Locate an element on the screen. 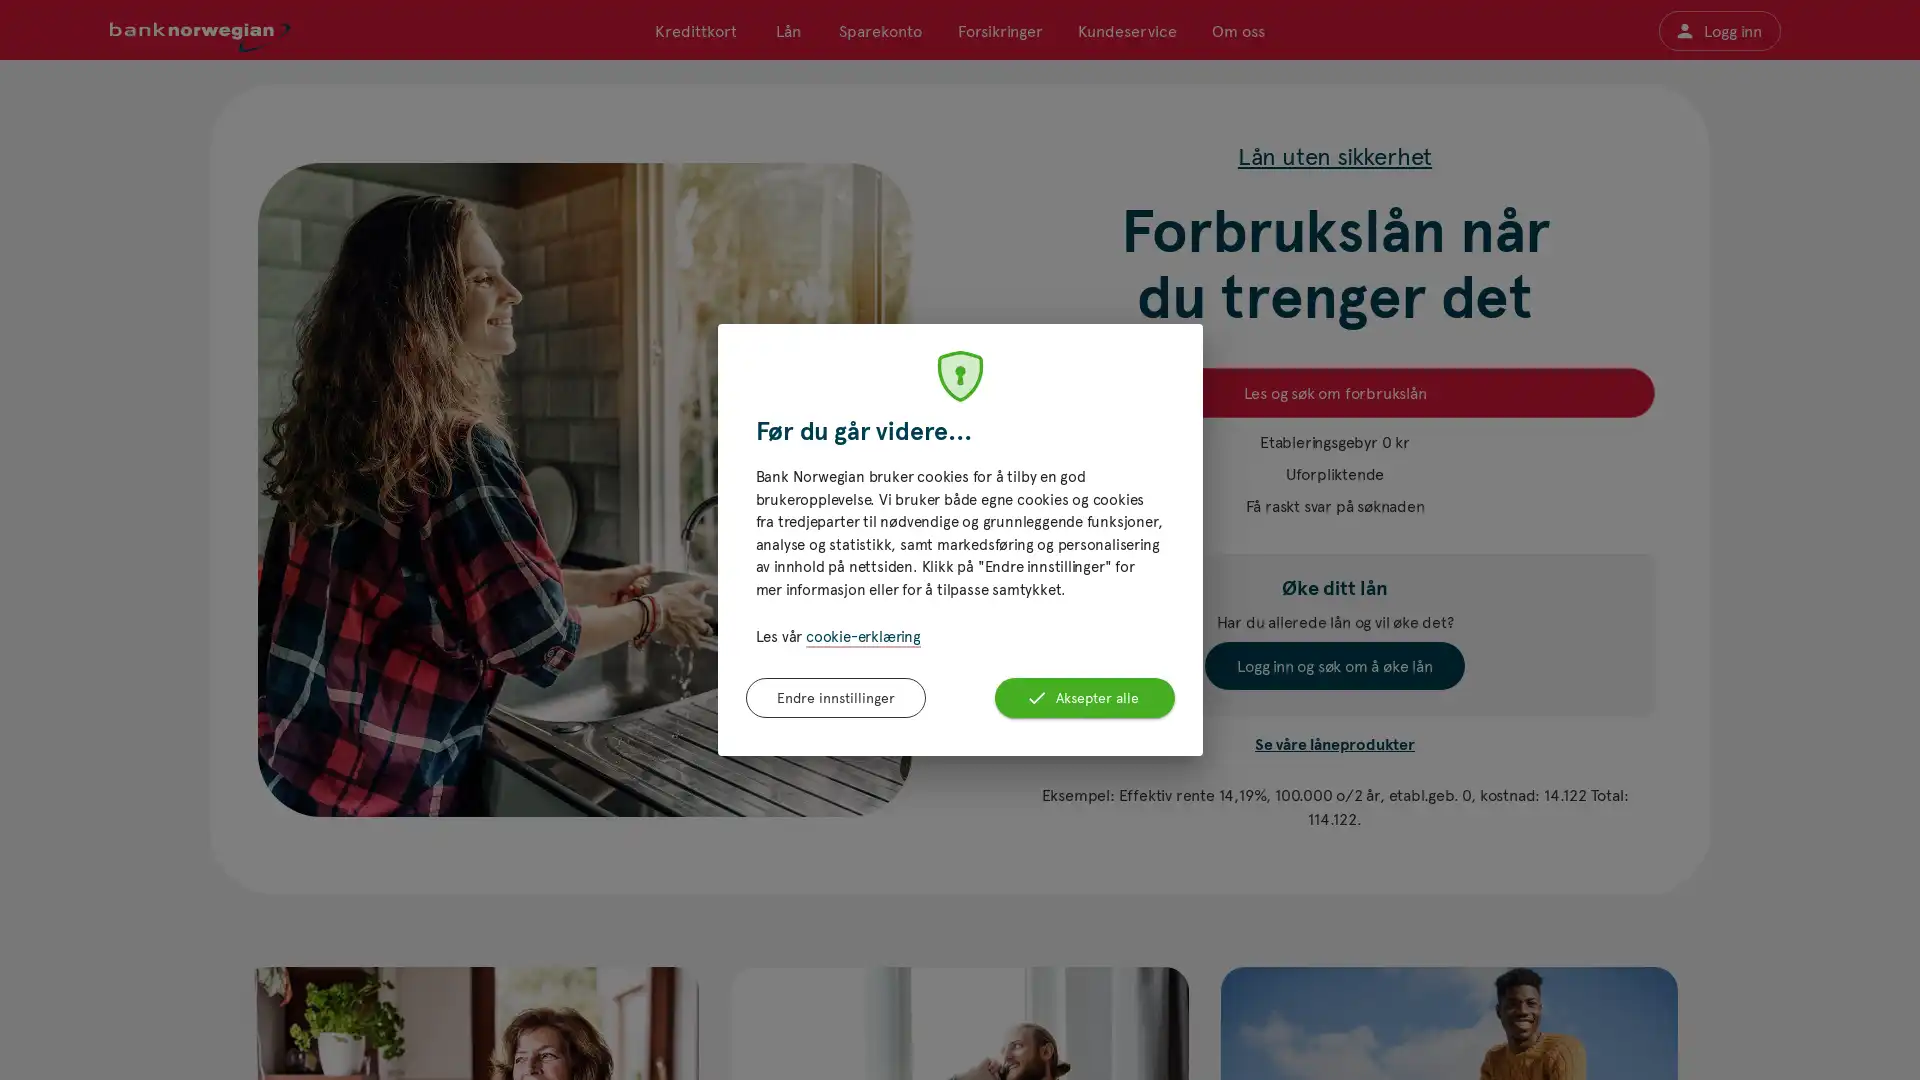 The height and width of the screenshot is (1080, 1920). Forsikringer is located at coordinates (999, 30).